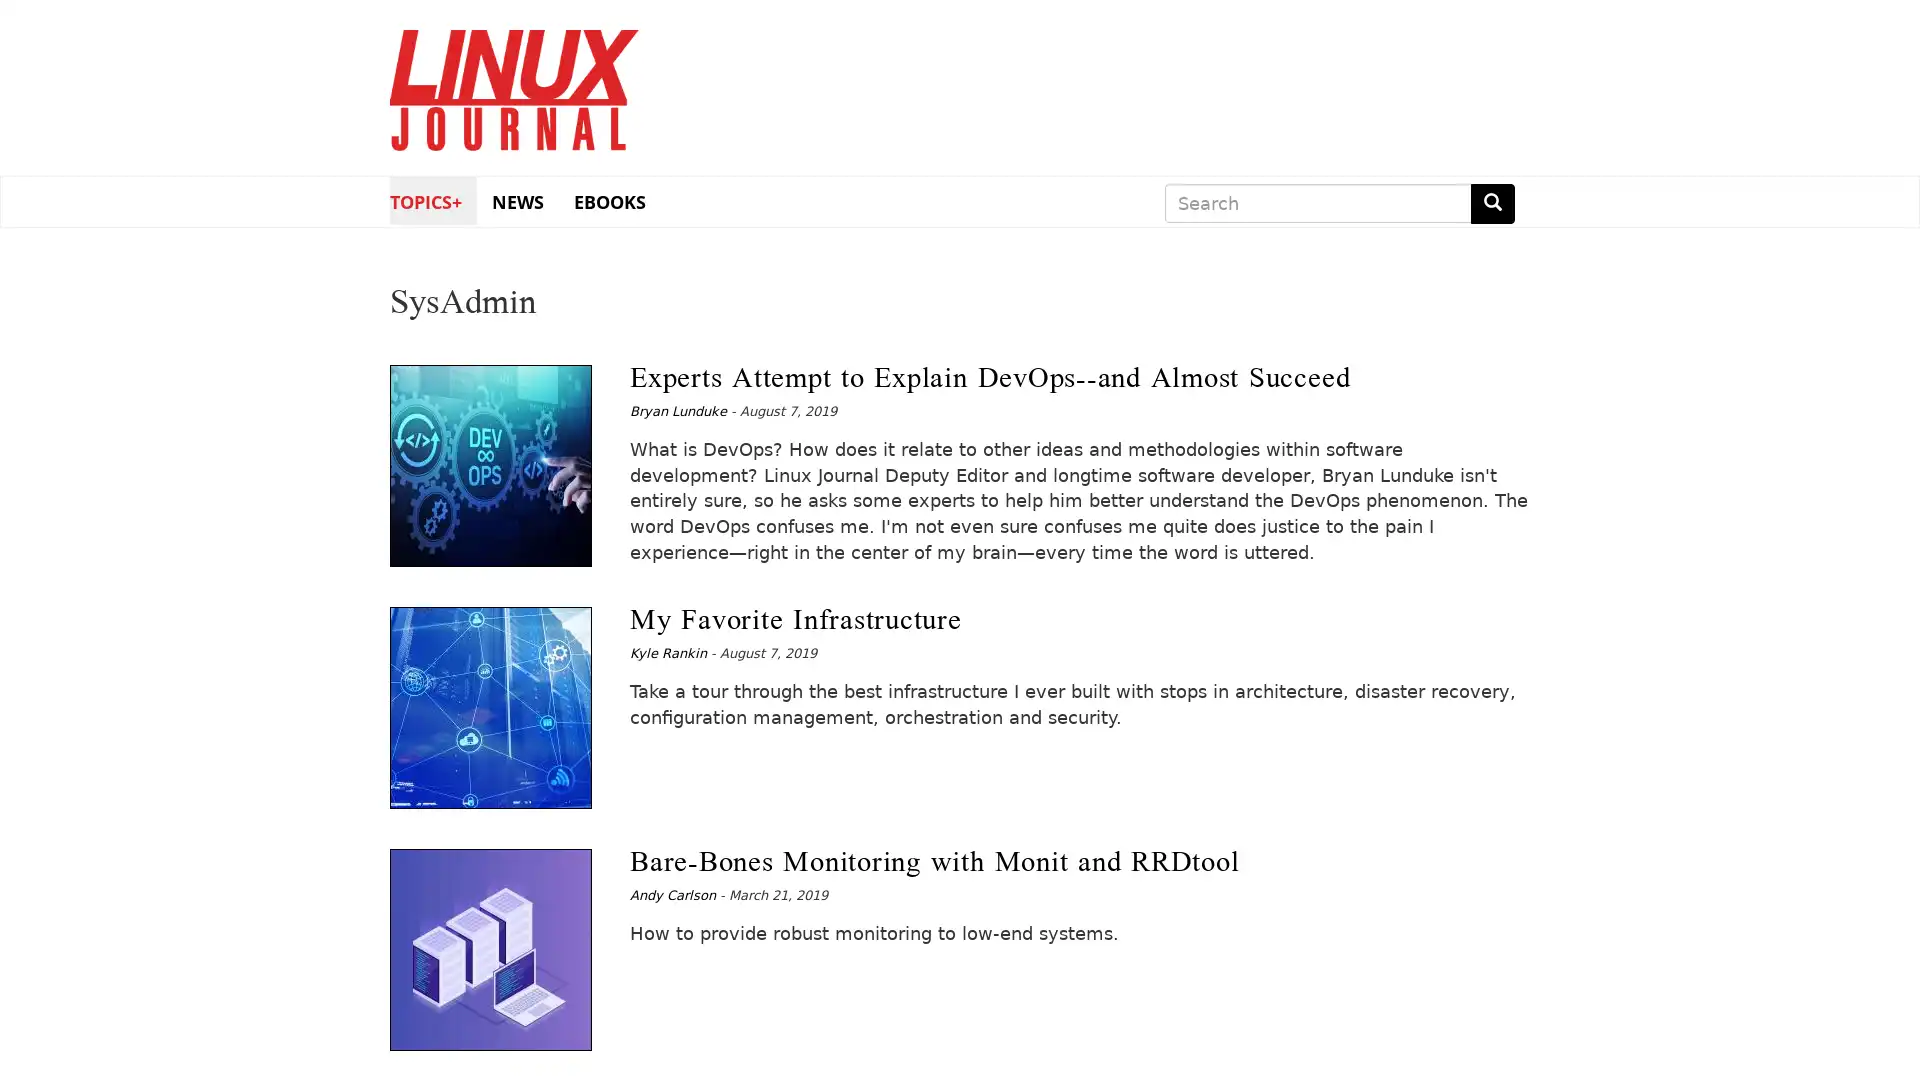  I want to click on Search, so click(1492, 203).